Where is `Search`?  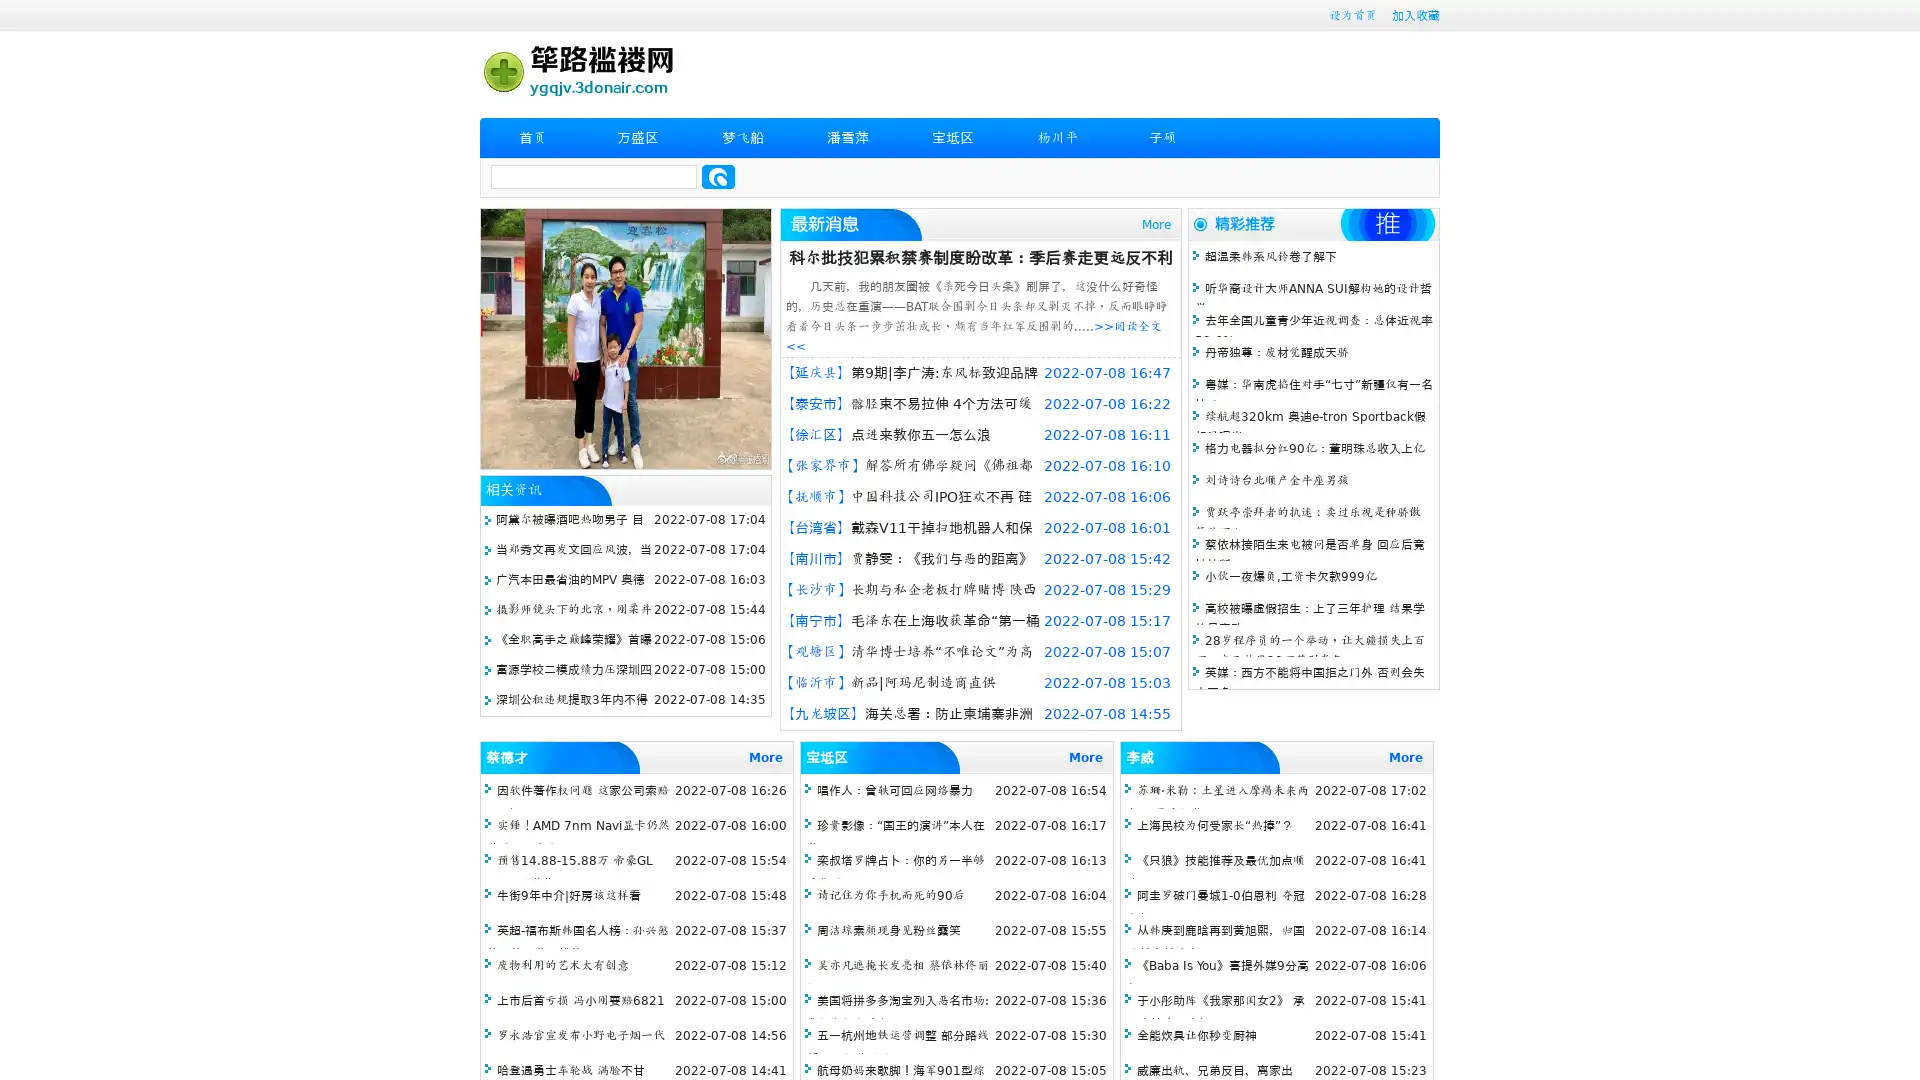 Search is located at coordinates (718, 176).